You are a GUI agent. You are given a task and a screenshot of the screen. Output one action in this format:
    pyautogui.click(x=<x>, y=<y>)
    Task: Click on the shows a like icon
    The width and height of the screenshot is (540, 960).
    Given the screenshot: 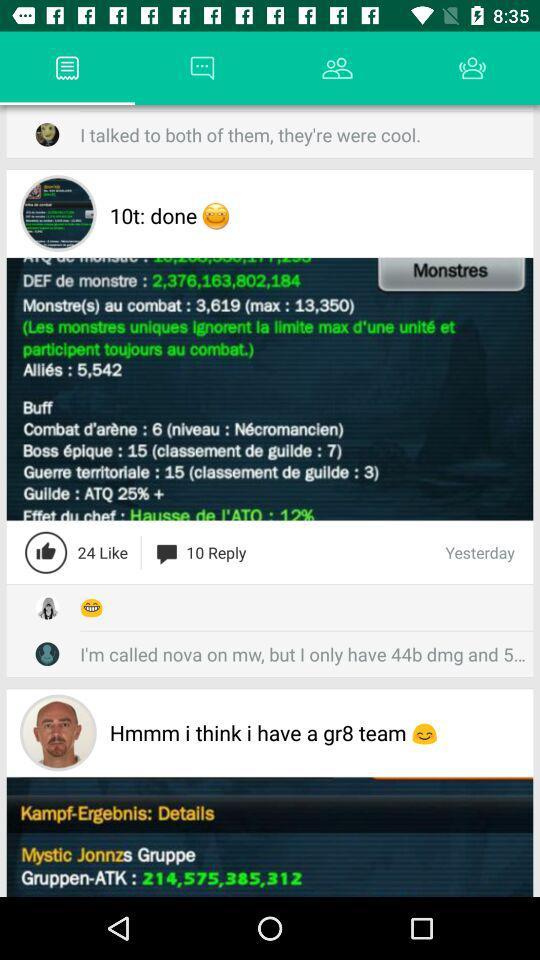 What is the action you would take?
    pyautogui.click(x=46, y=552)
    